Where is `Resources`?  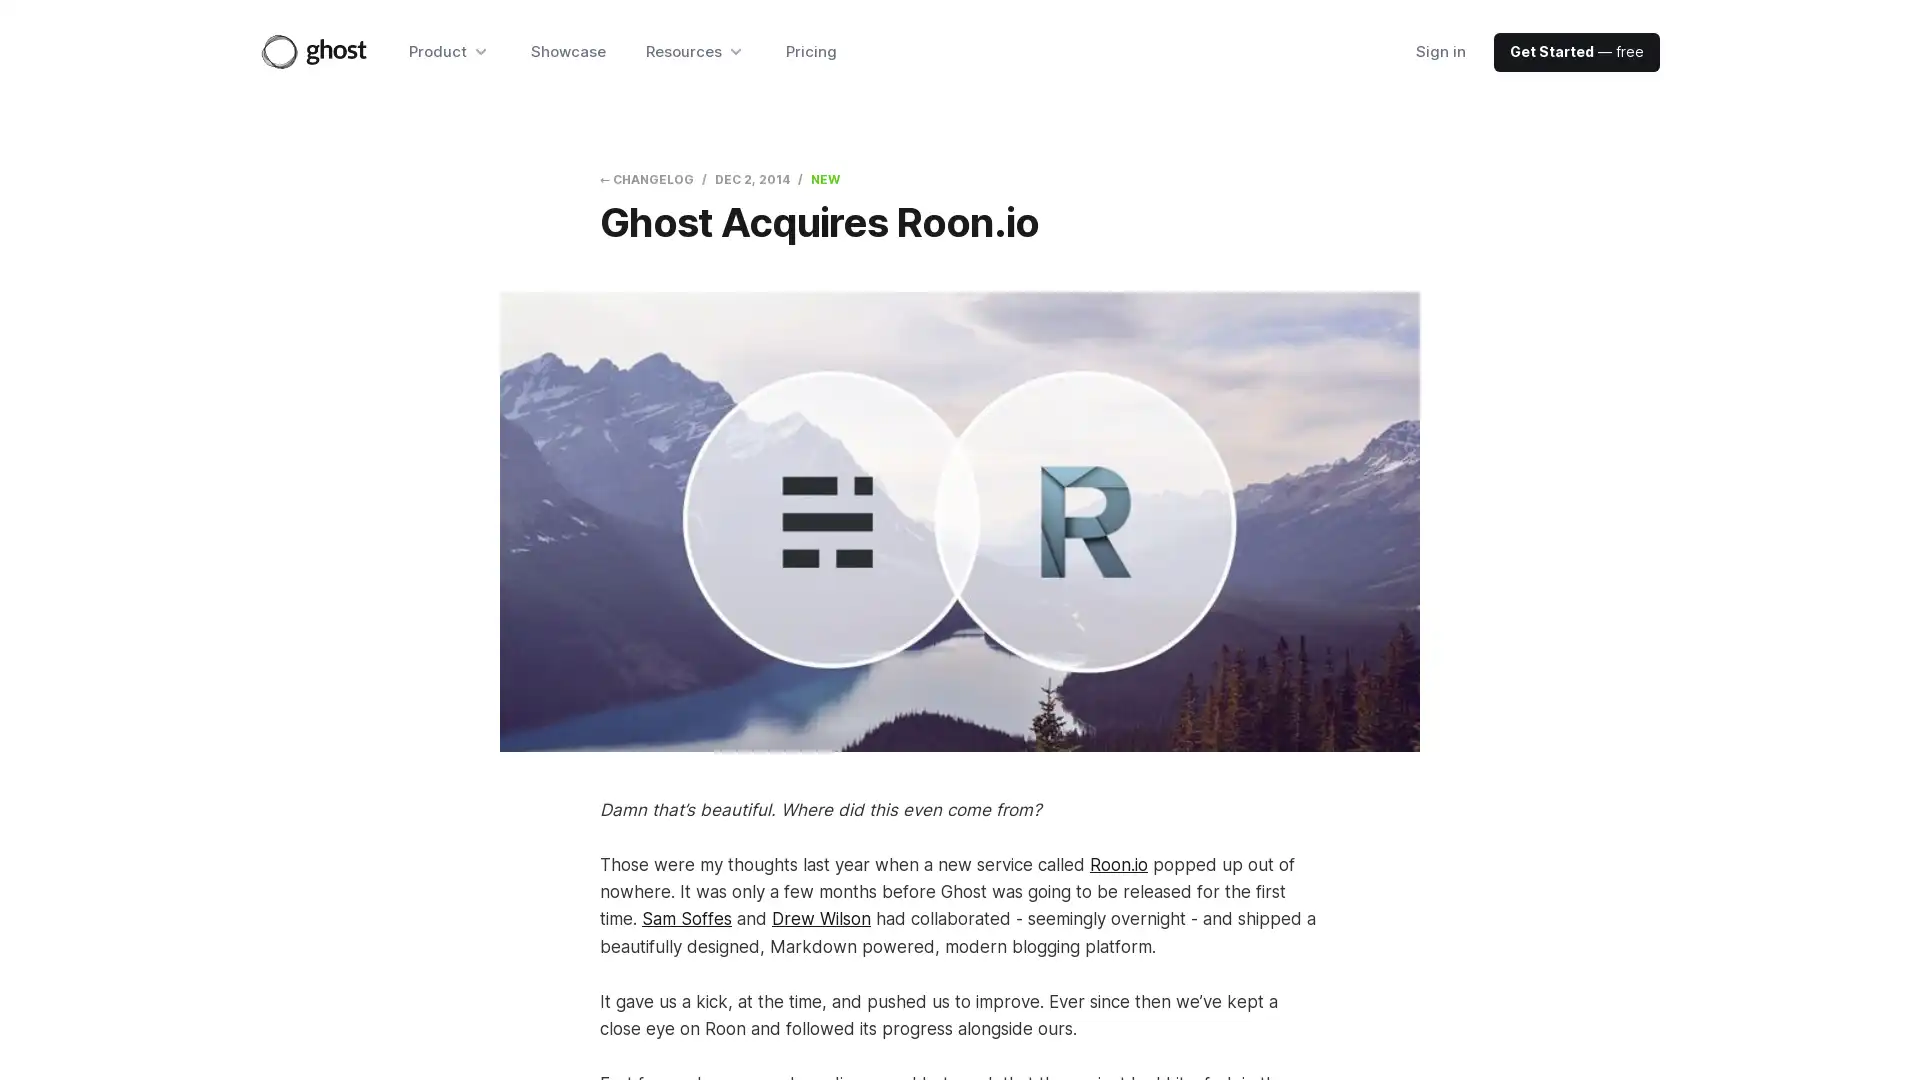
Resources is located at coordinates (695, 50).